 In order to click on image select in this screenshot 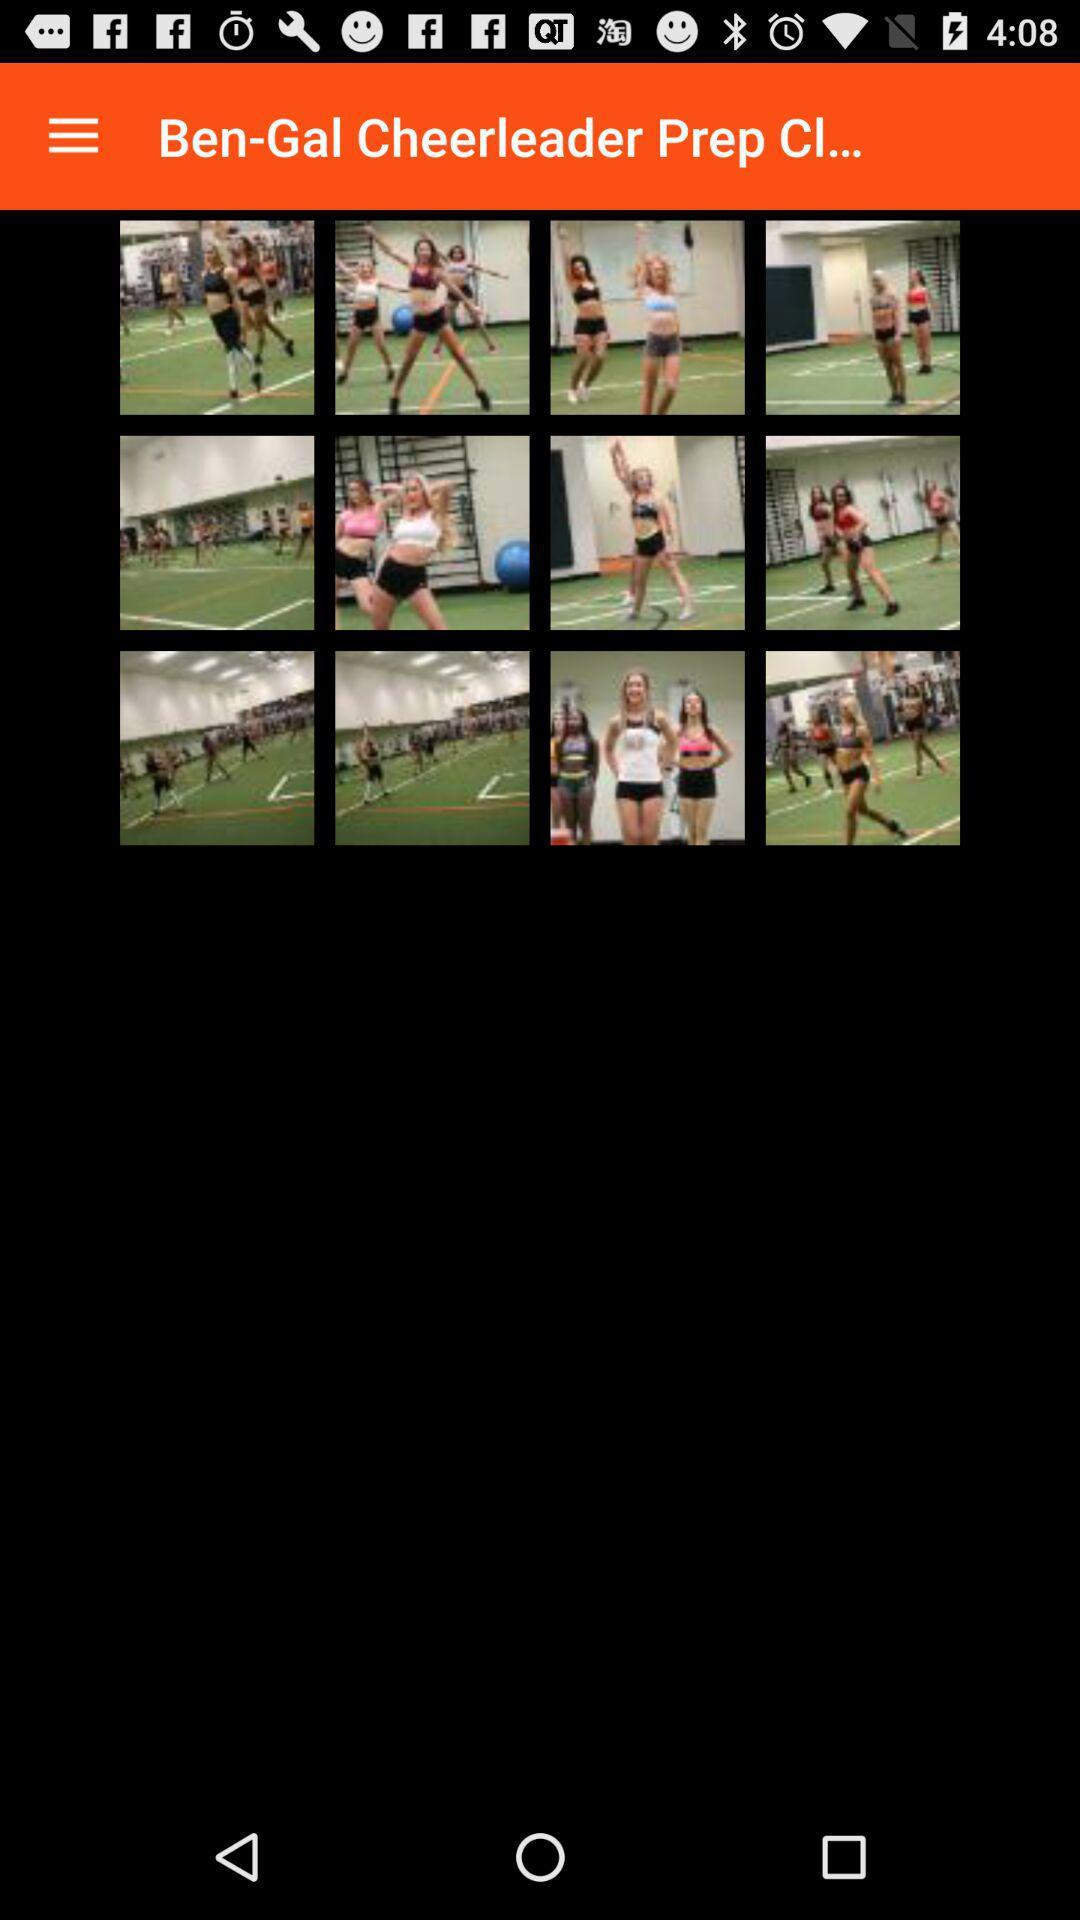, I will do `click(217, 316)`.